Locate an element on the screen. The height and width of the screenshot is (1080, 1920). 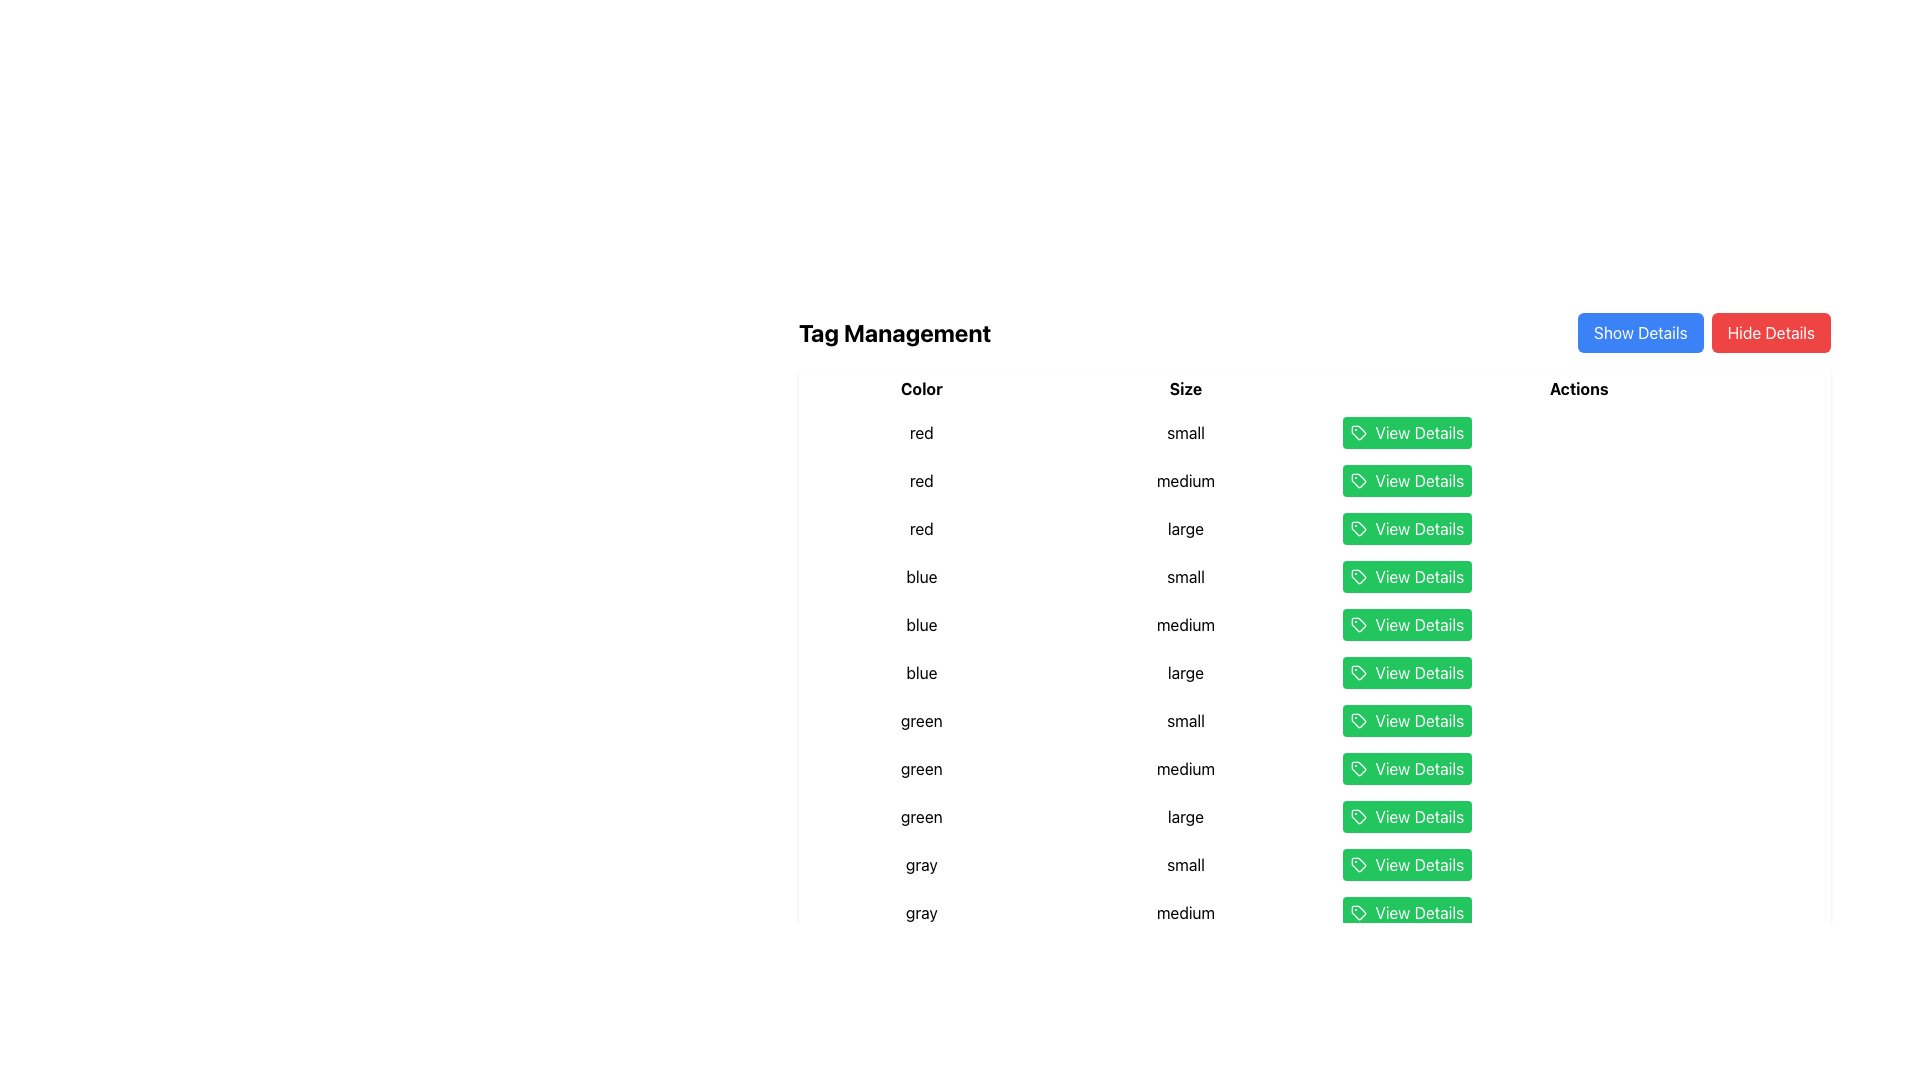
the tag-shaped icon located within the 'View Details' button in the 'Actions' column of the table is located at coordinates (1359, 672).